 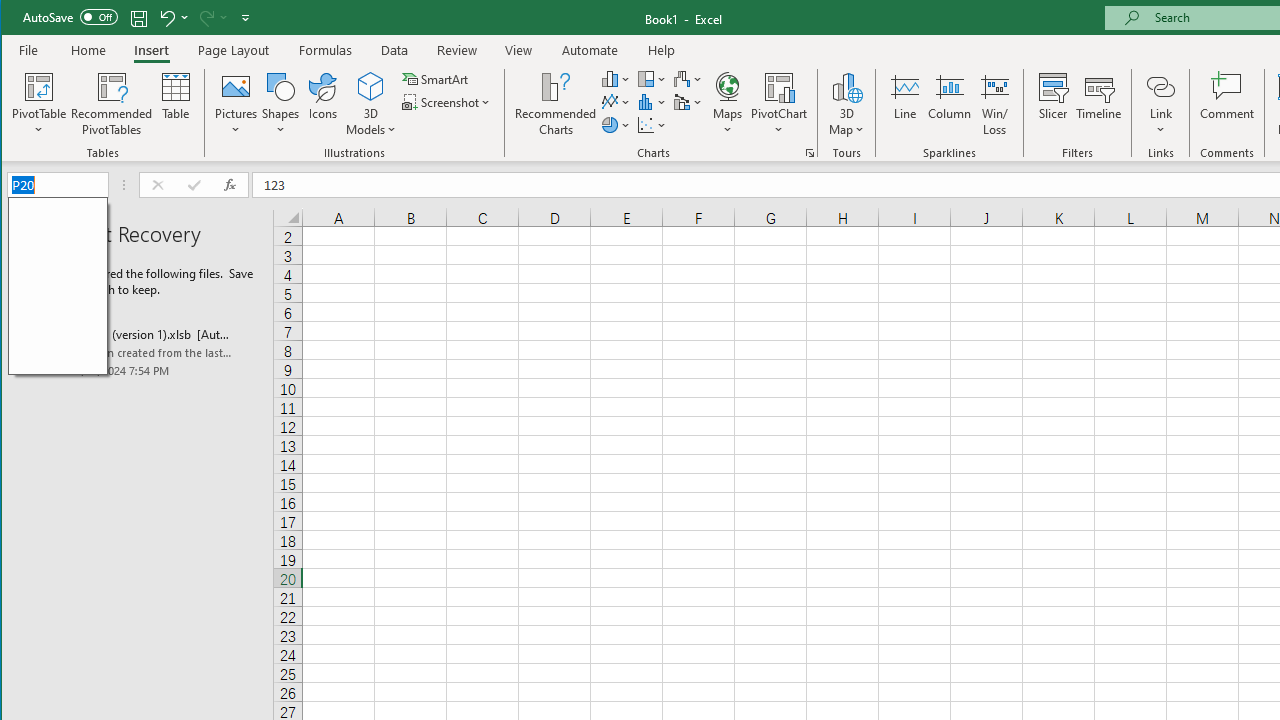 I want to click on 'Insert Statistic Chart', so click(x=652, y=102).